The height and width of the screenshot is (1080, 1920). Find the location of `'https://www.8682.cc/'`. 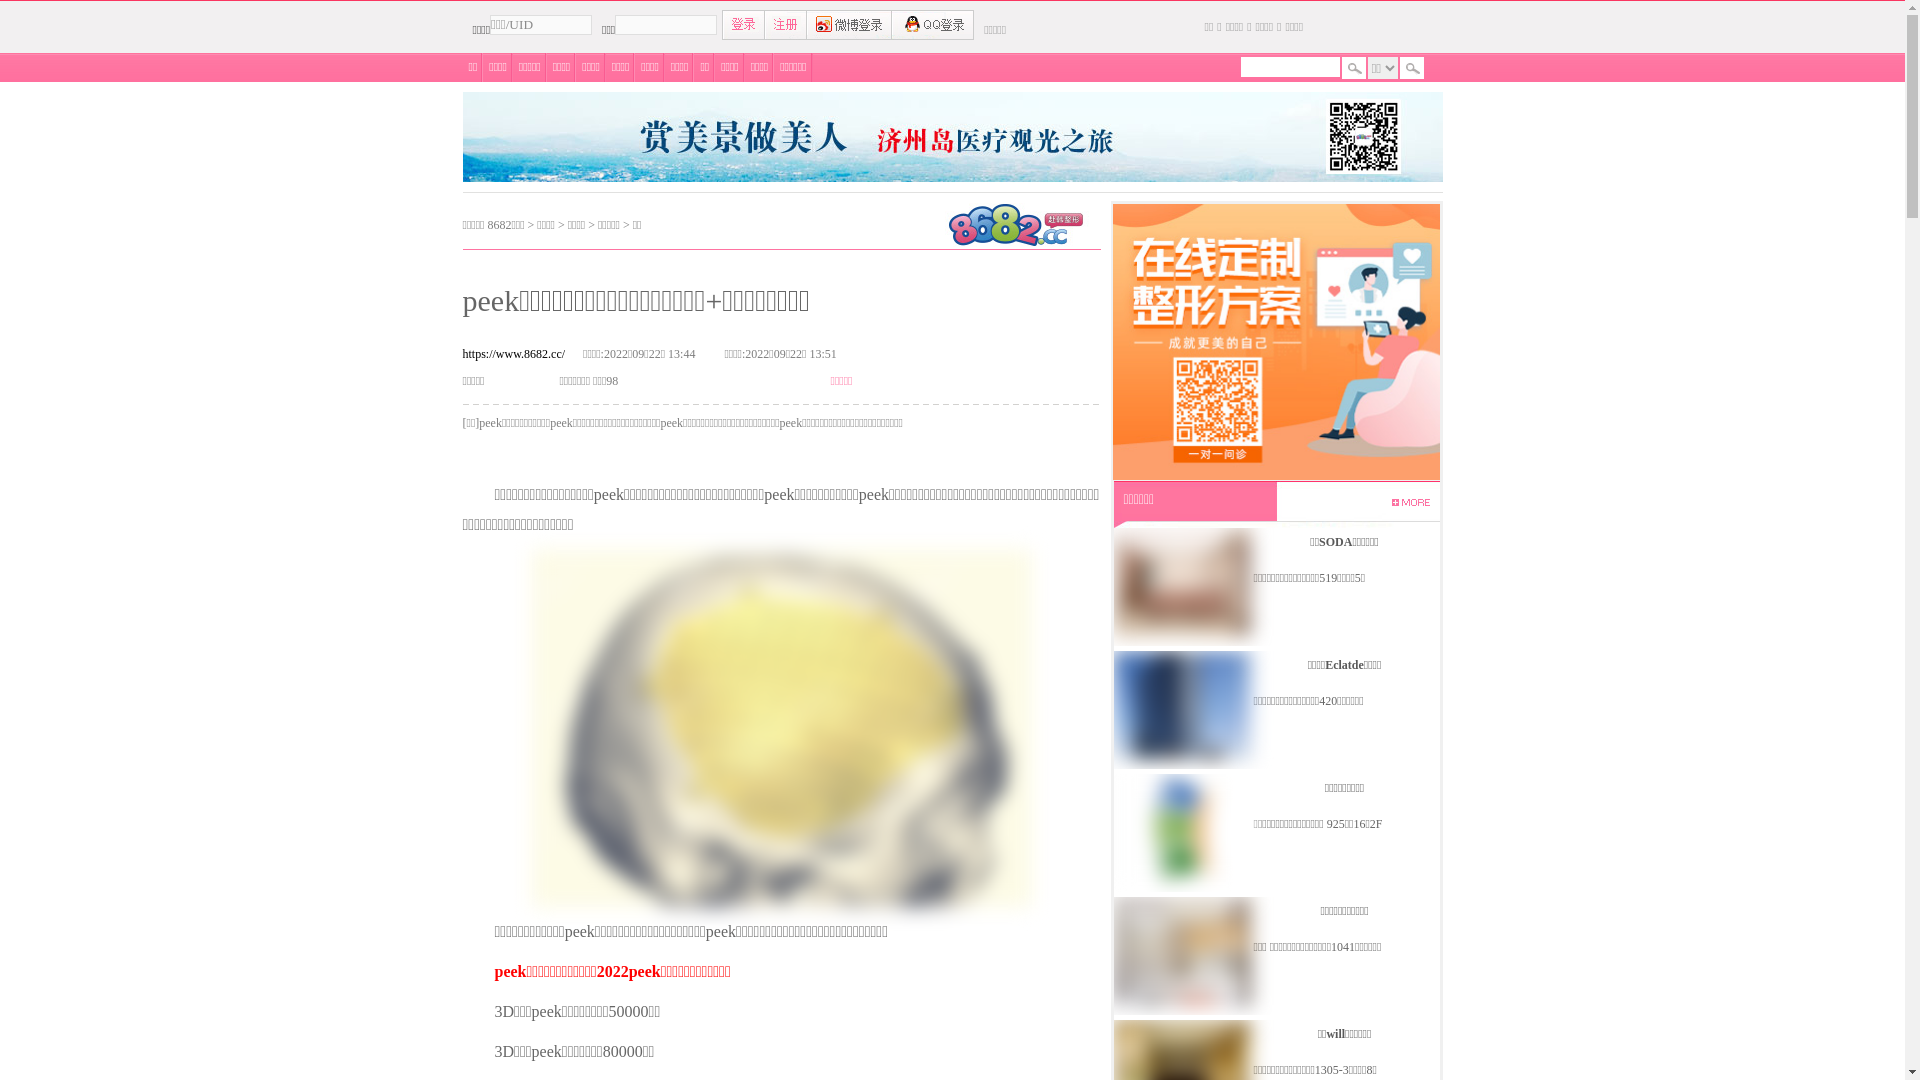

'https://www.8682.cc/' is located at coordinates (513, 353).